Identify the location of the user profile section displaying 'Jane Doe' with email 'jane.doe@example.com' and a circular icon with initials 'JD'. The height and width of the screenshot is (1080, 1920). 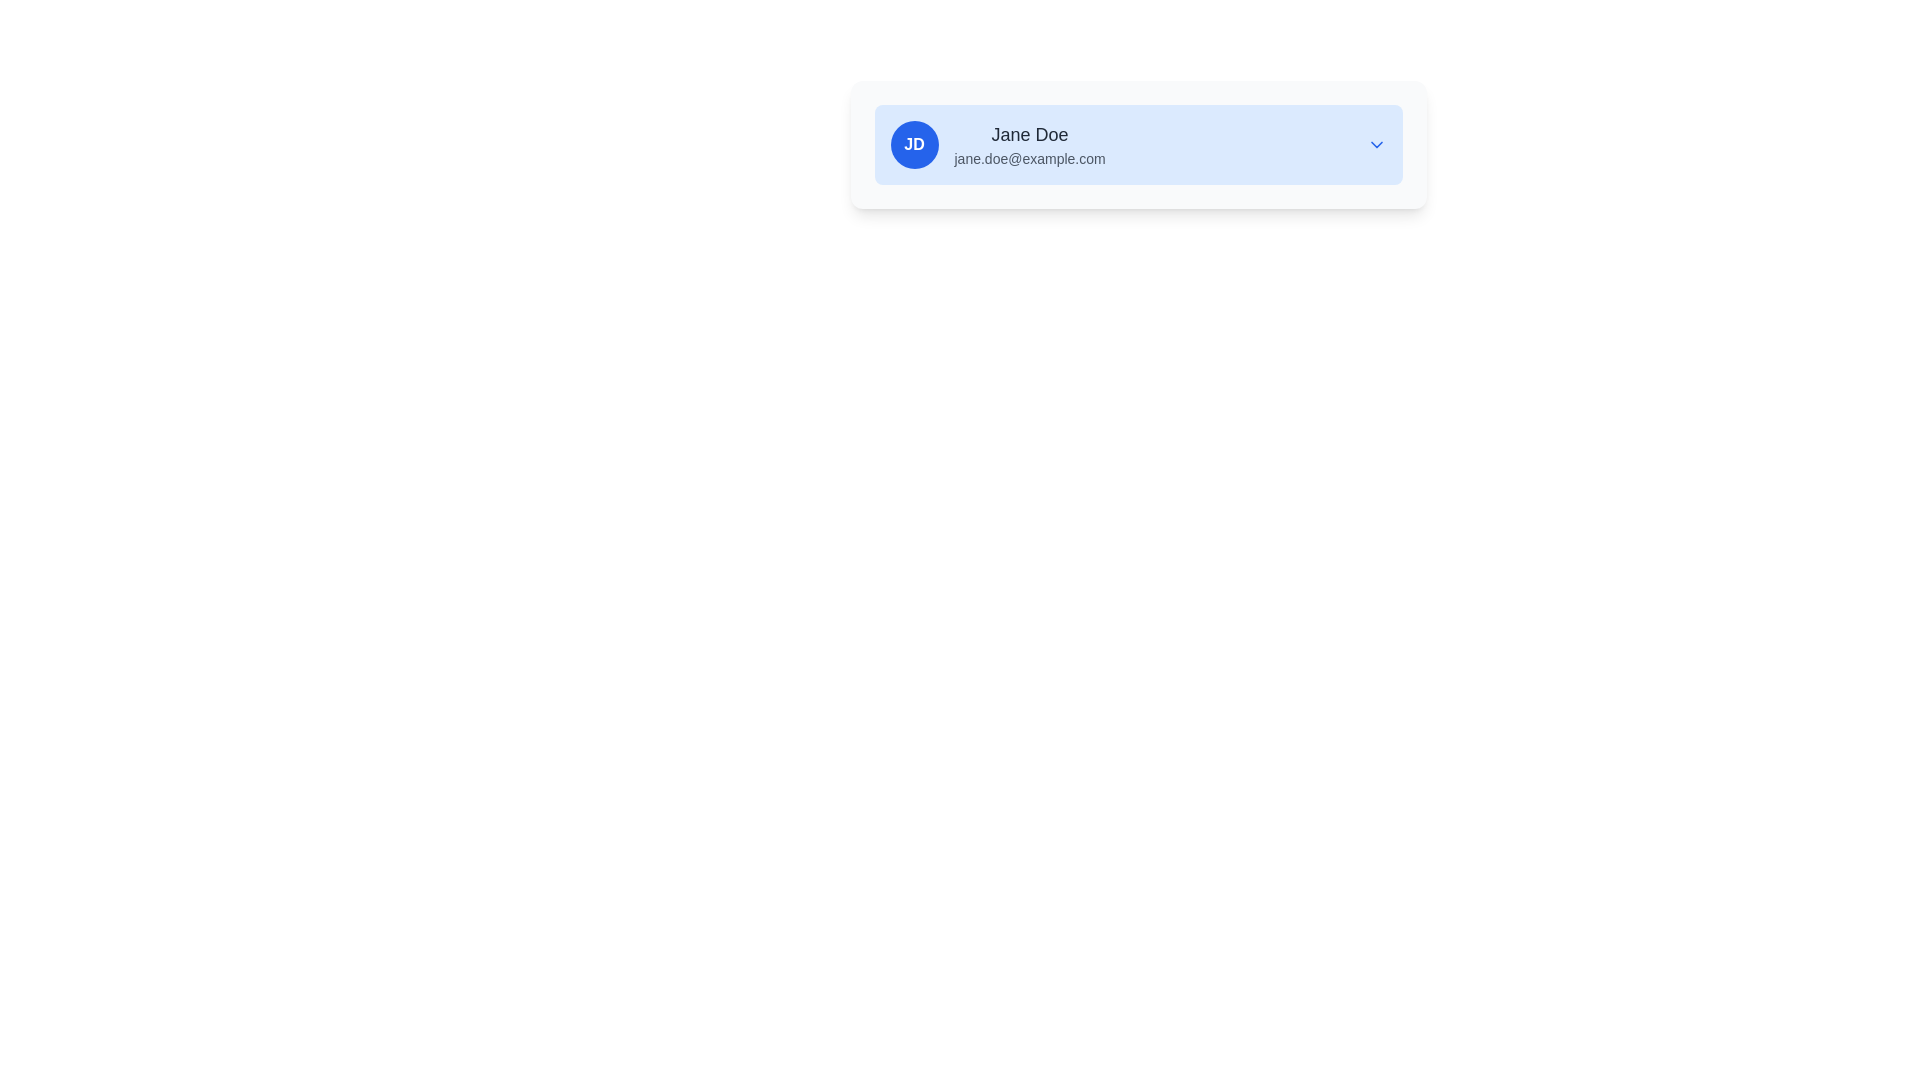
(998, 144).